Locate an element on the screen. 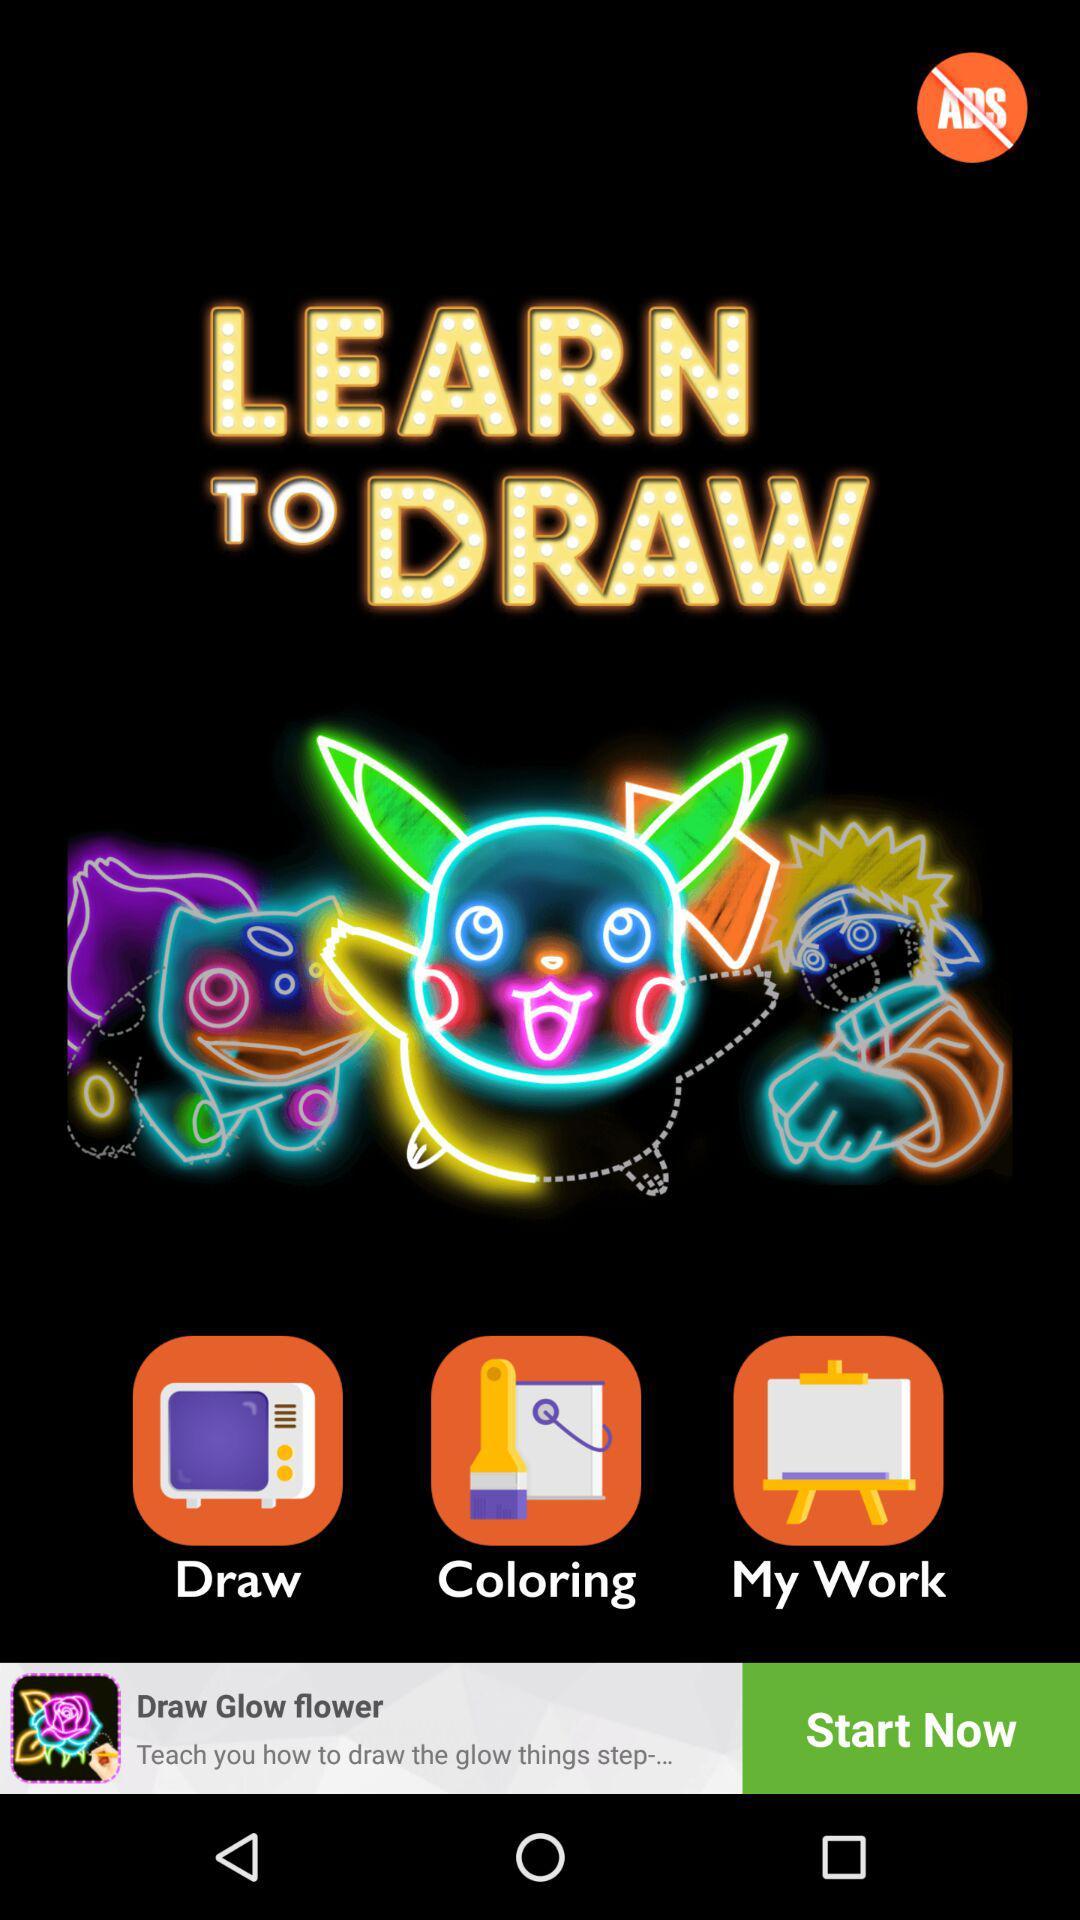 This screenshot has height=1920, width=1080. the item next to my work is located at coordinates (535, 1441).